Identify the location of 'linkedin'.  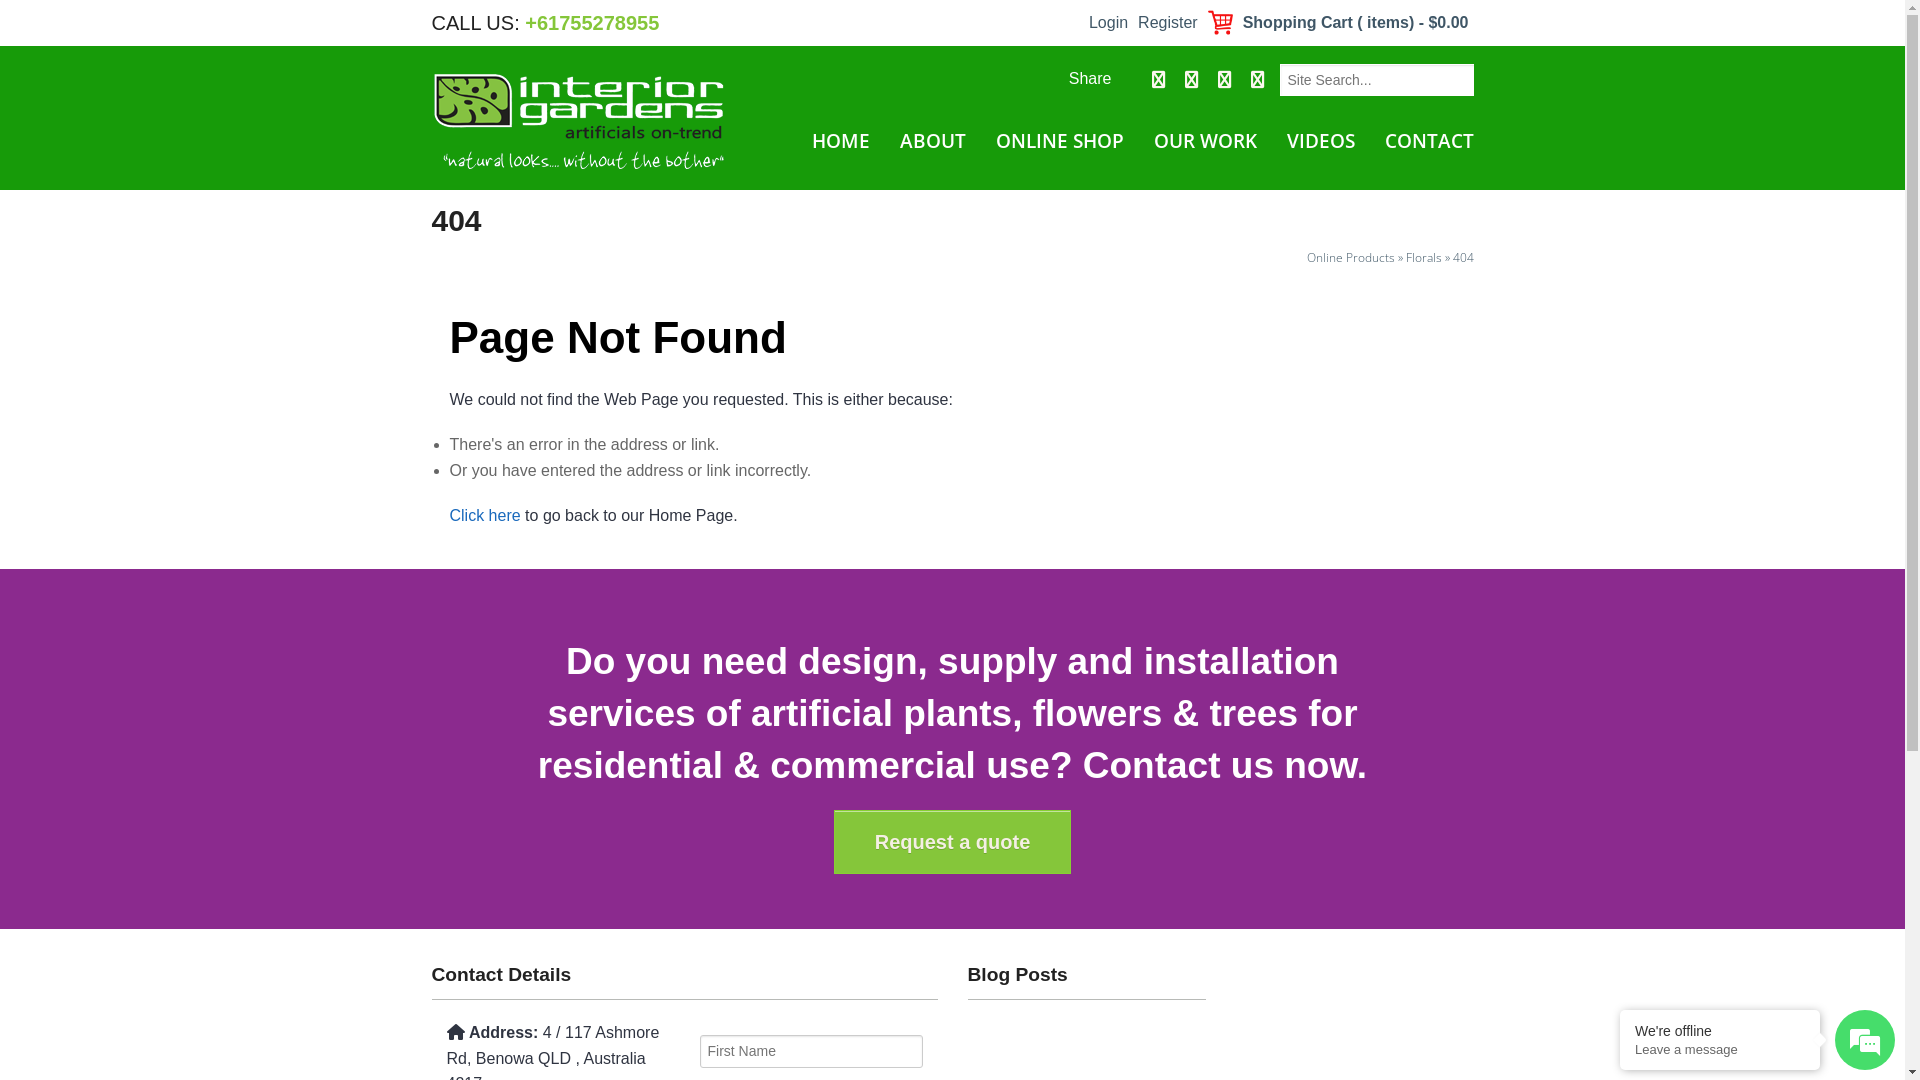
(1174, 79).